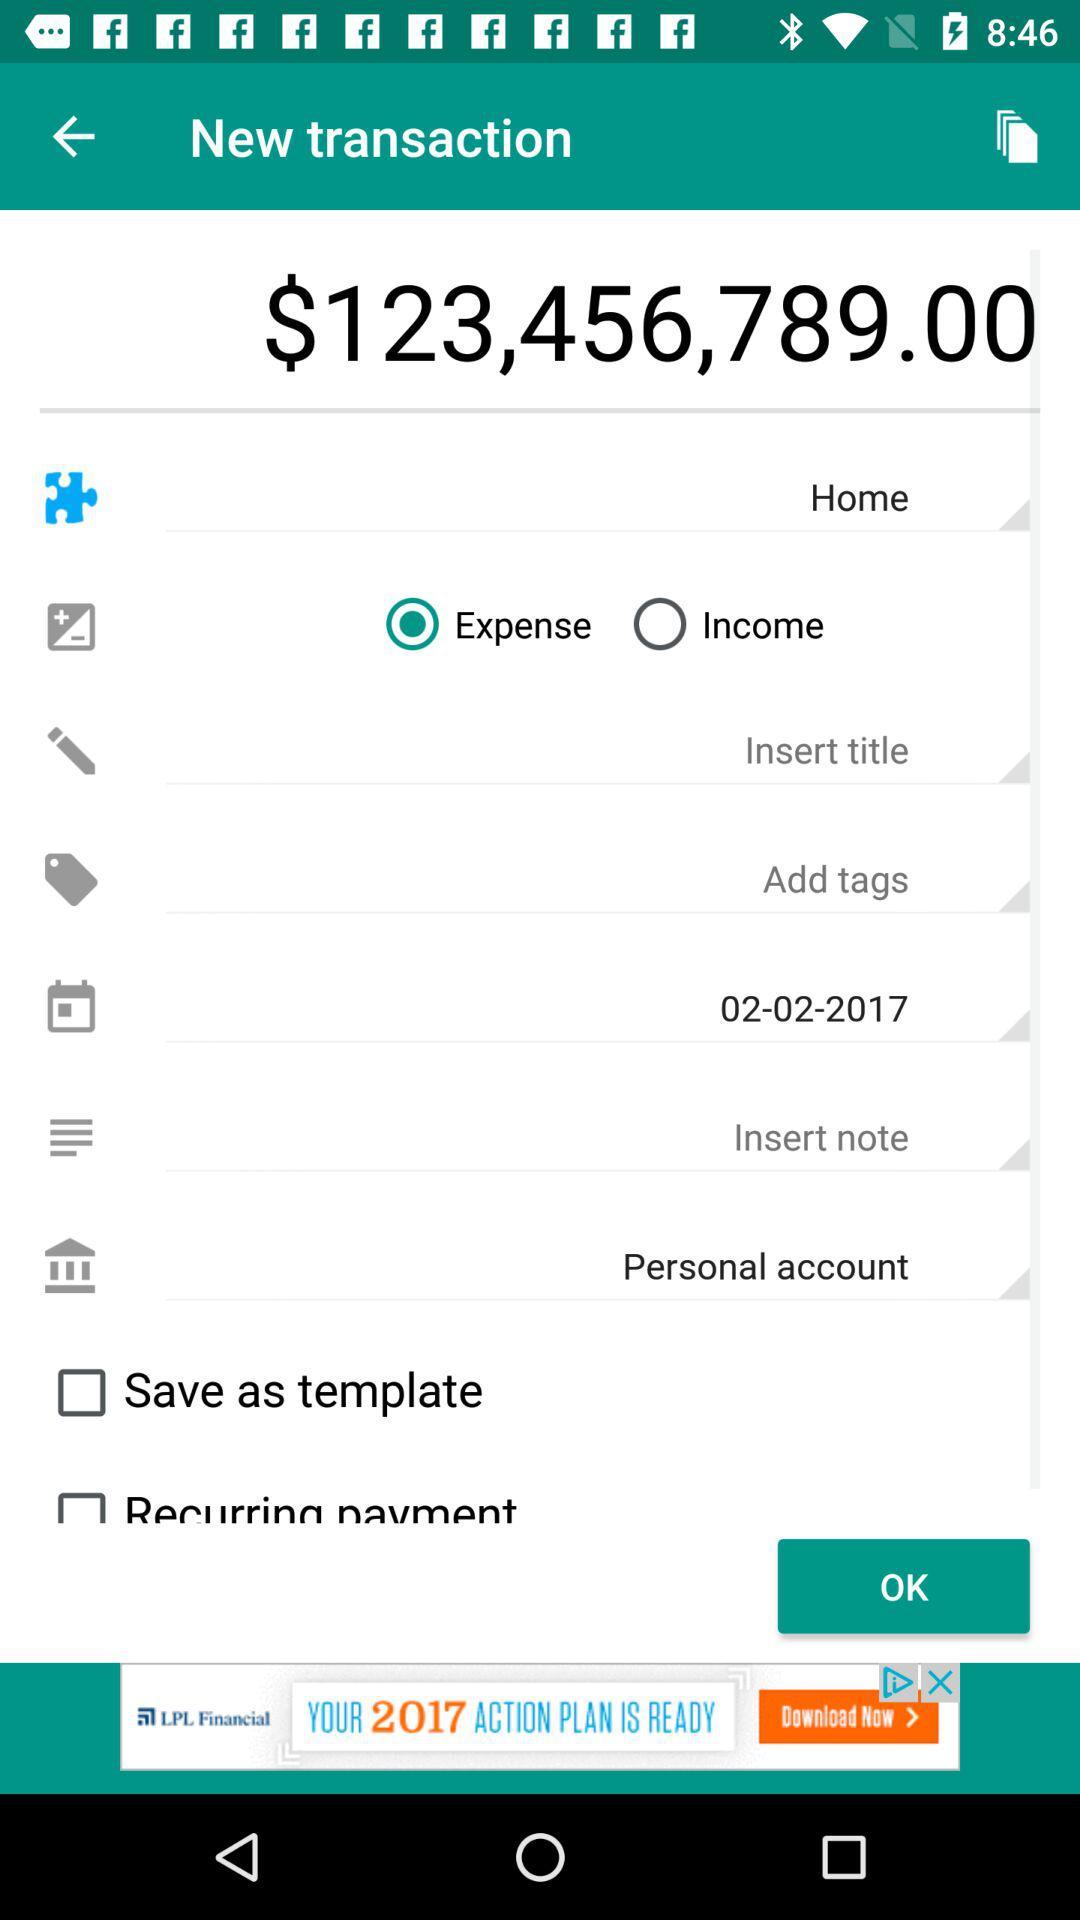 The image size is (1080, 1920). I want to click on fill data, so click(596, 1137).